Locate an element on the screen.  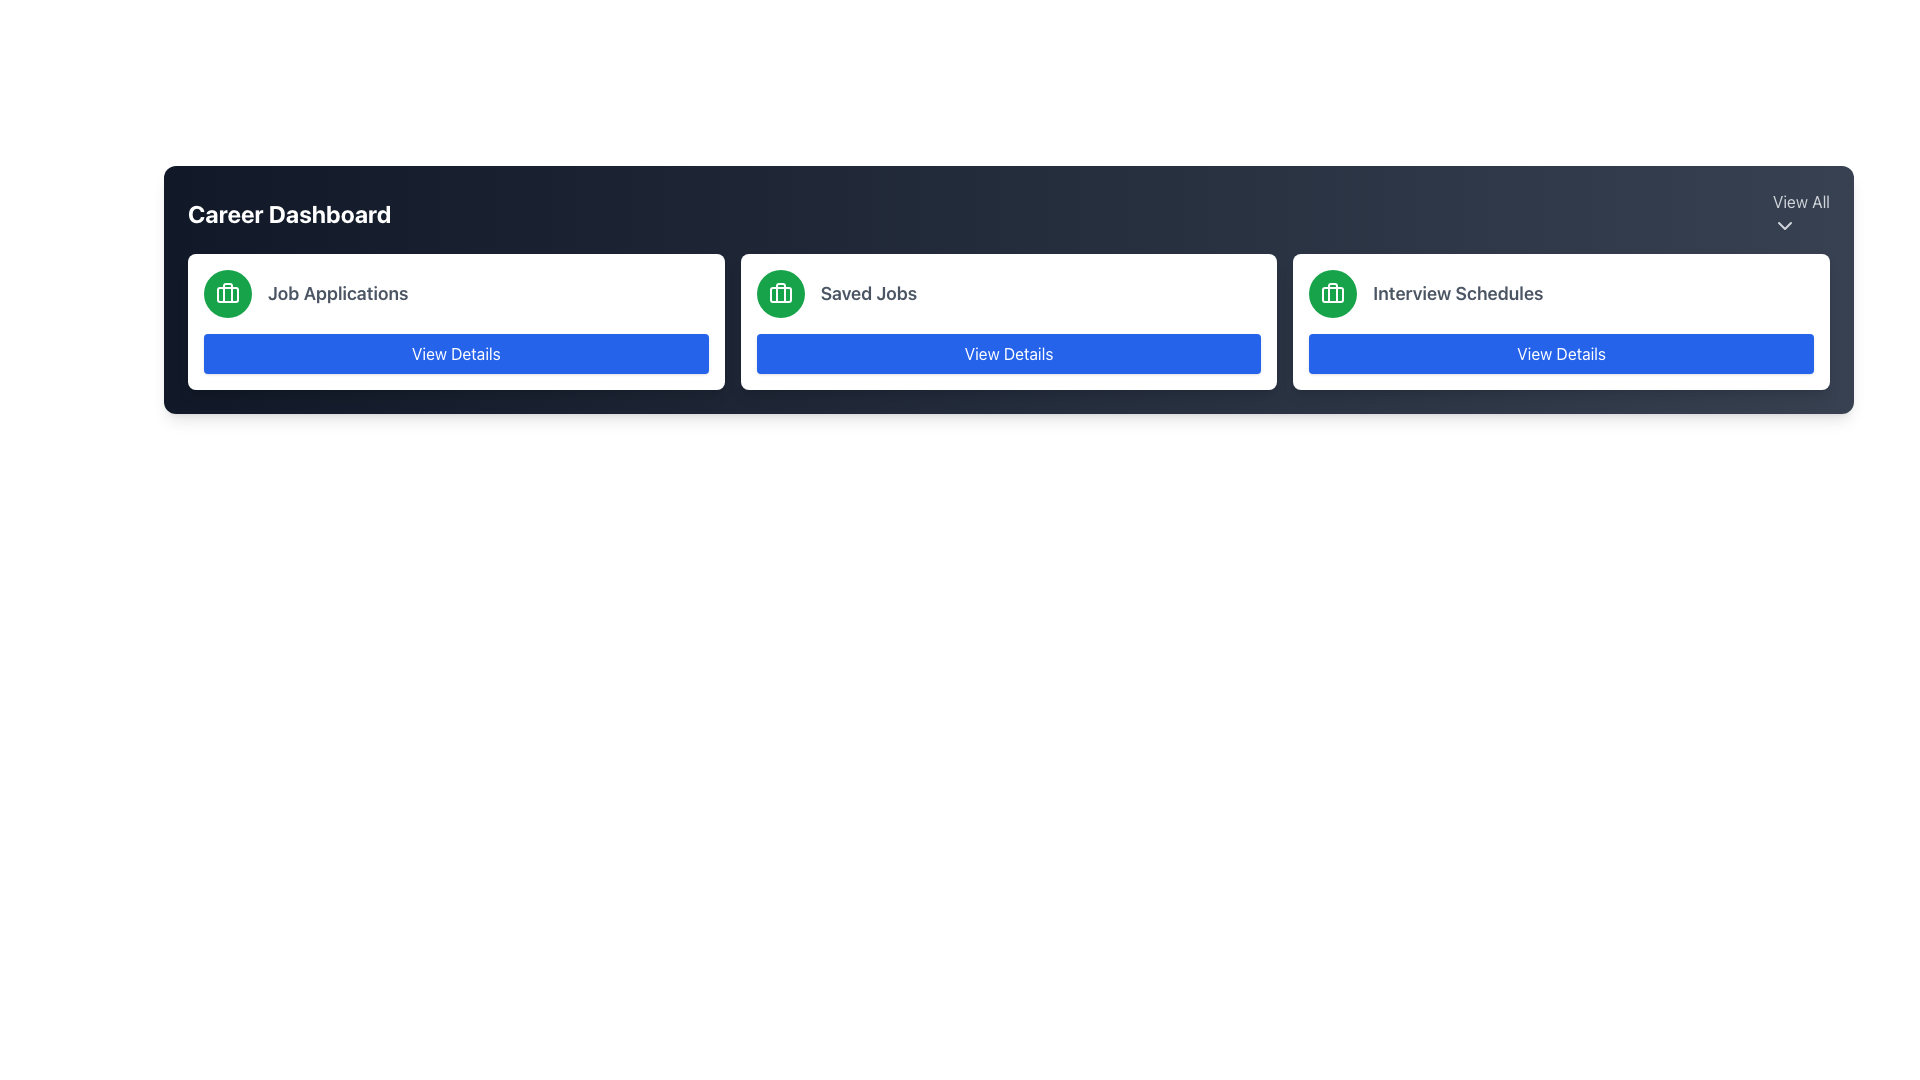
the 'Job Applications' text label for accessibility navigation is located at coordinates (338, 293).